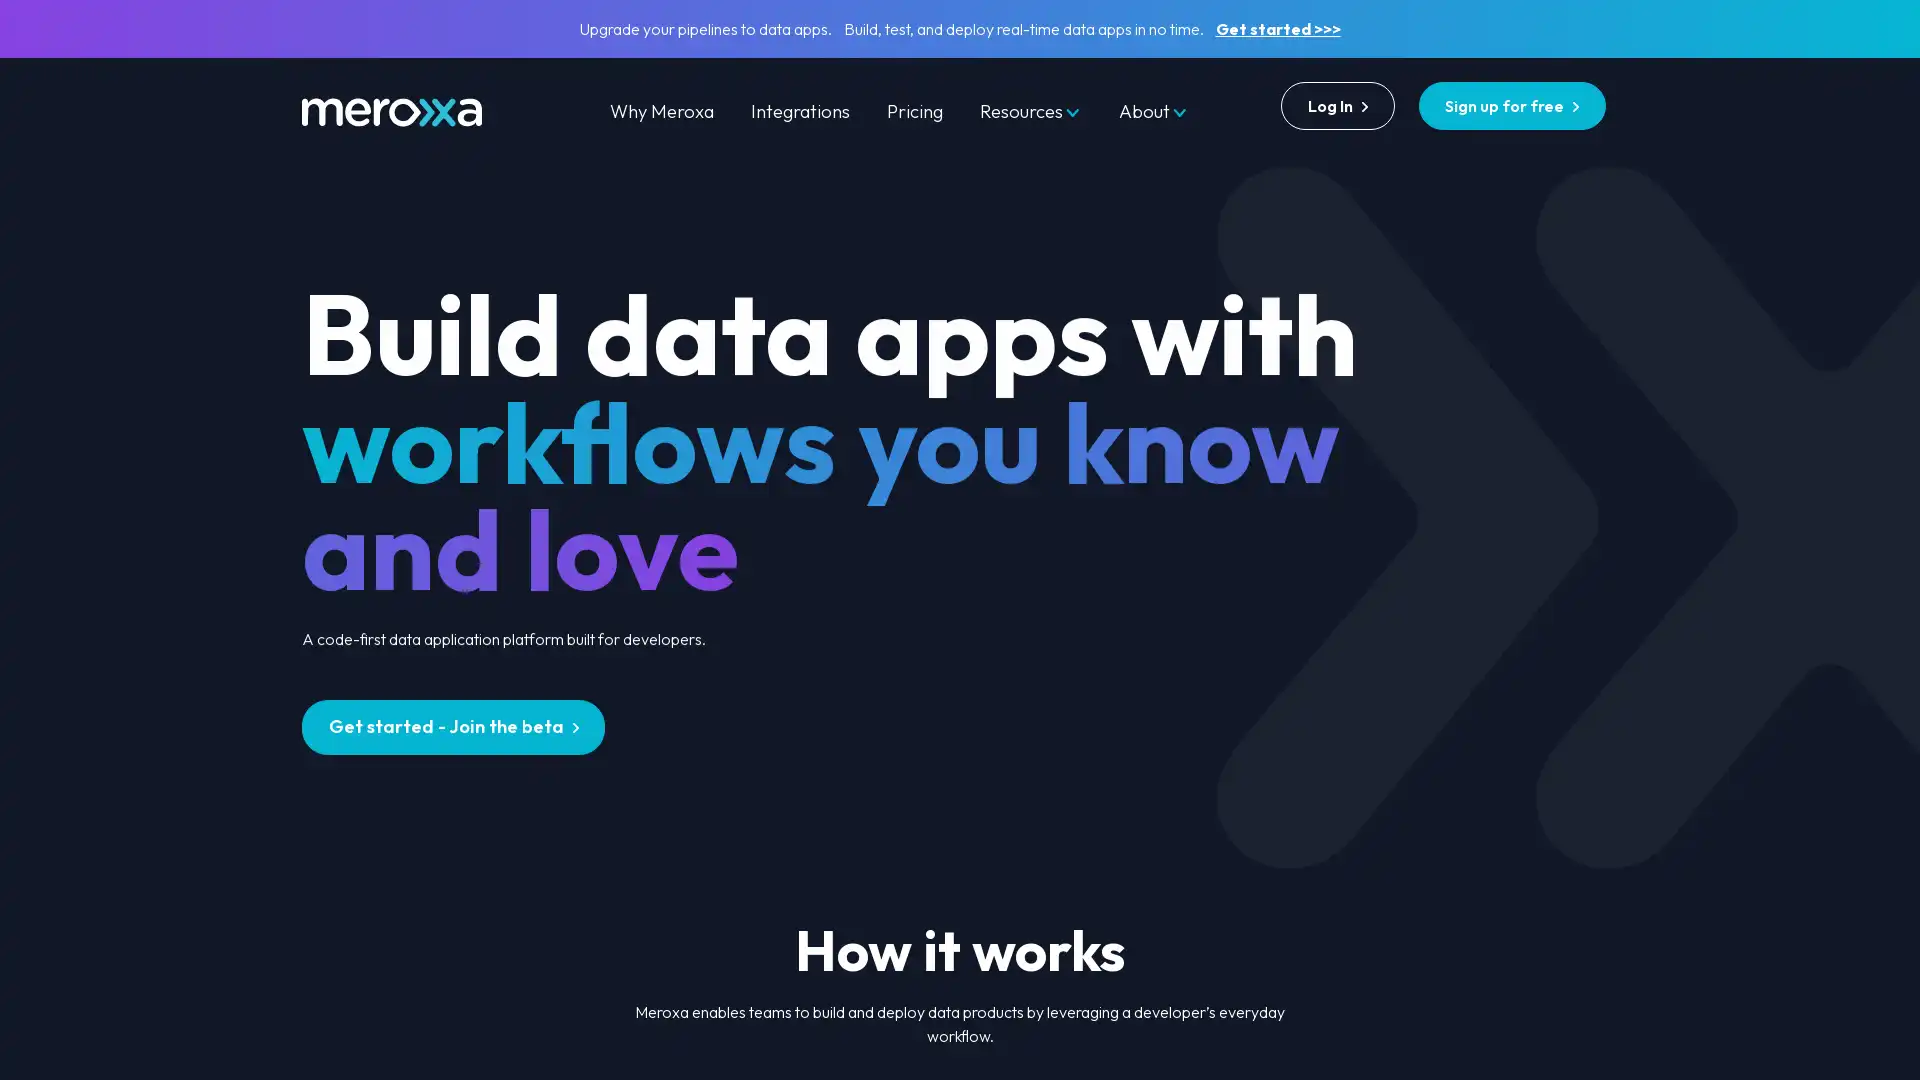 The image size is (1920, 1080). What do you see at coordinates (1030, 111) in the screenshot?
I see `Resources` at bounding box center [1030, 111].